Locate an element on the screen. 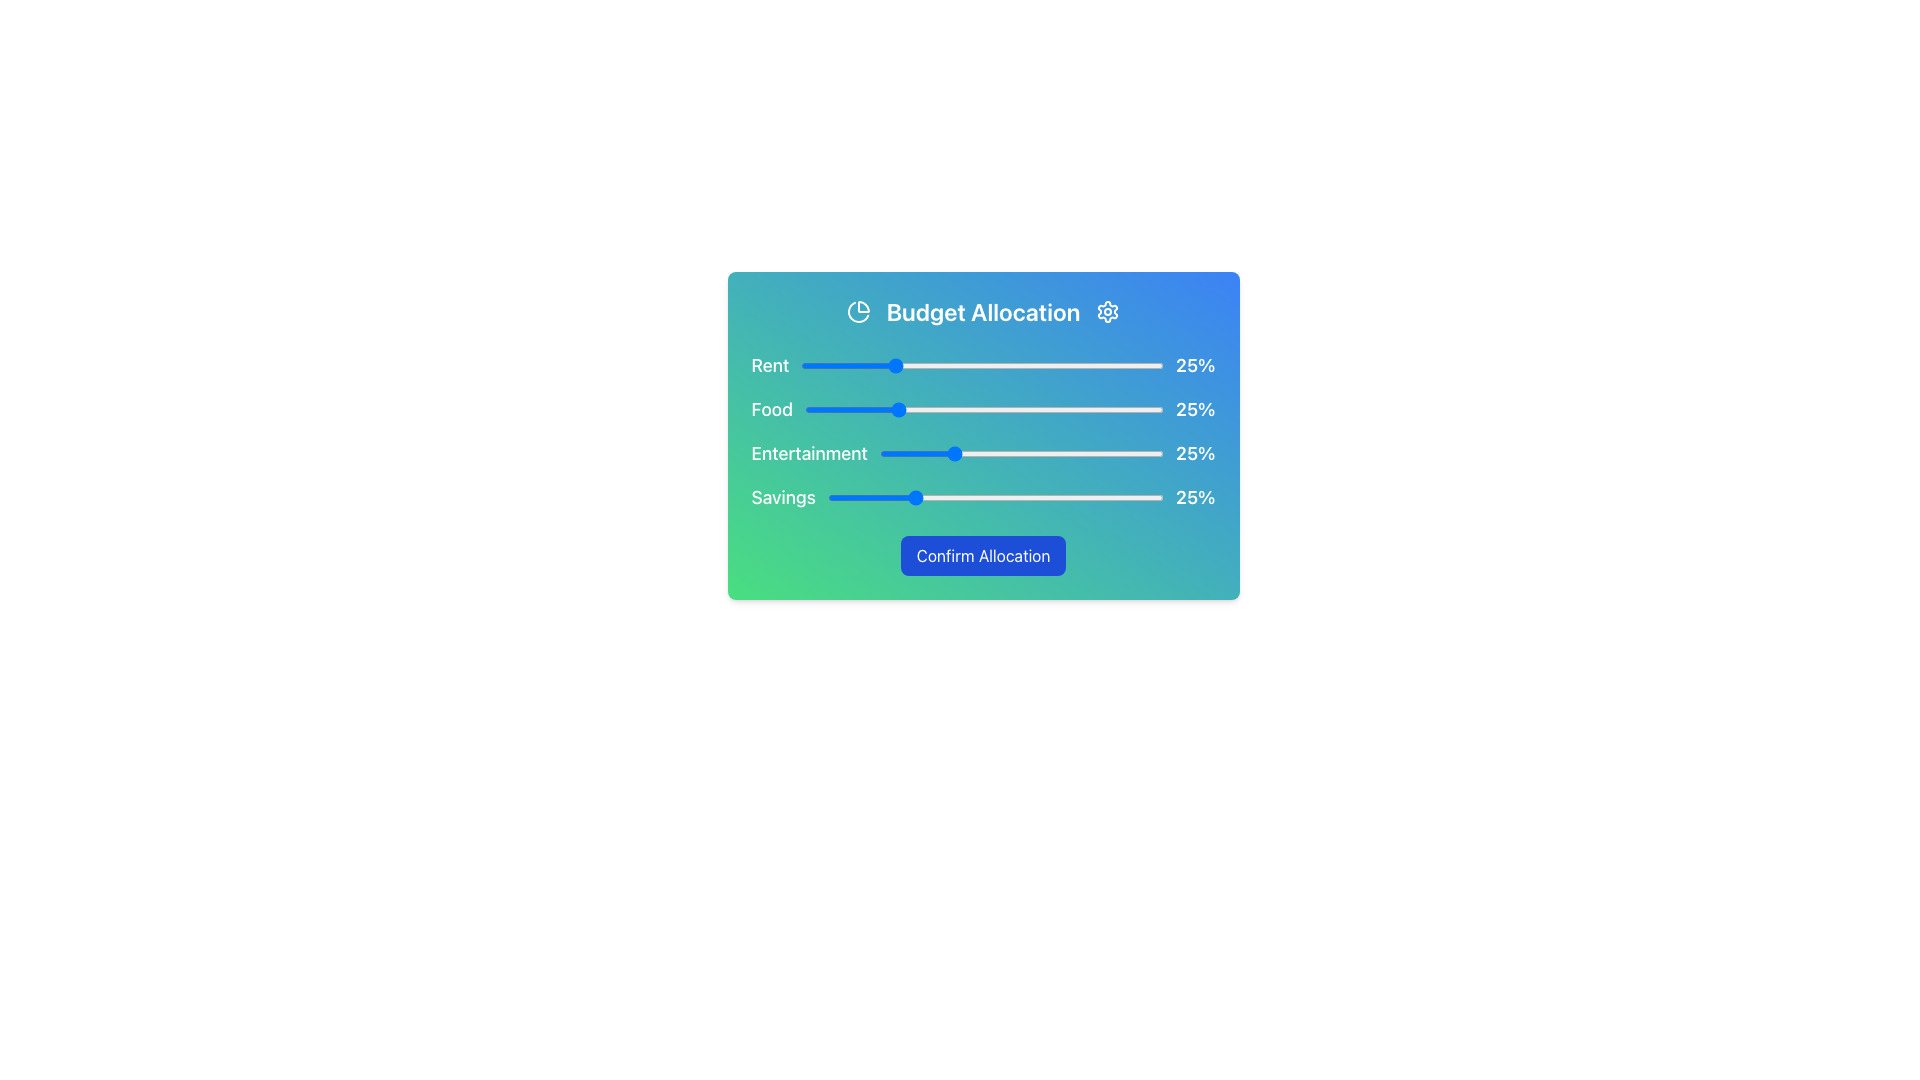  the budget allocation icon located in the upper left portion of the 'Budget Allocation' section is located at coordinates (858, 312).